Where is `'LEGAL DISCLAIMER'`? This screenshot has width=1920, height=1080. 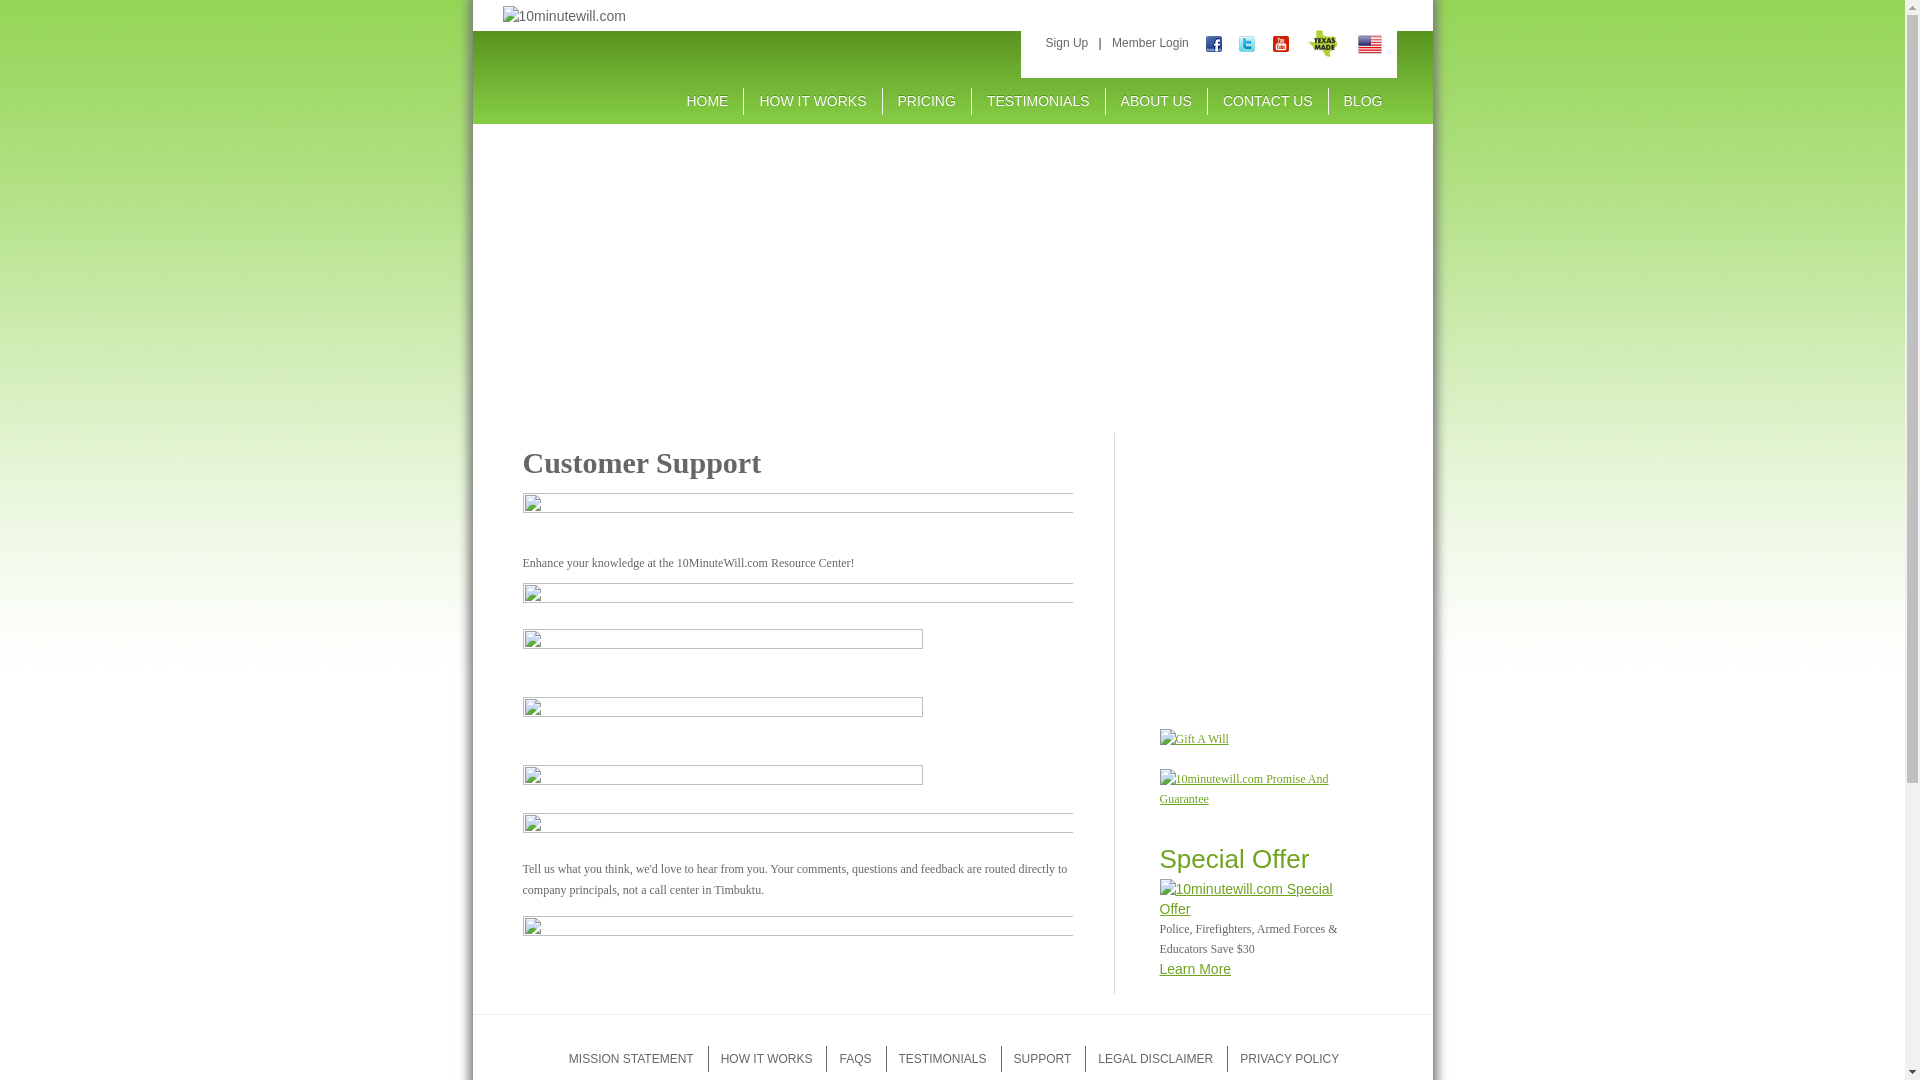 'LEGAL DISCLAIMER' is located at coordinates (1155, 1058).